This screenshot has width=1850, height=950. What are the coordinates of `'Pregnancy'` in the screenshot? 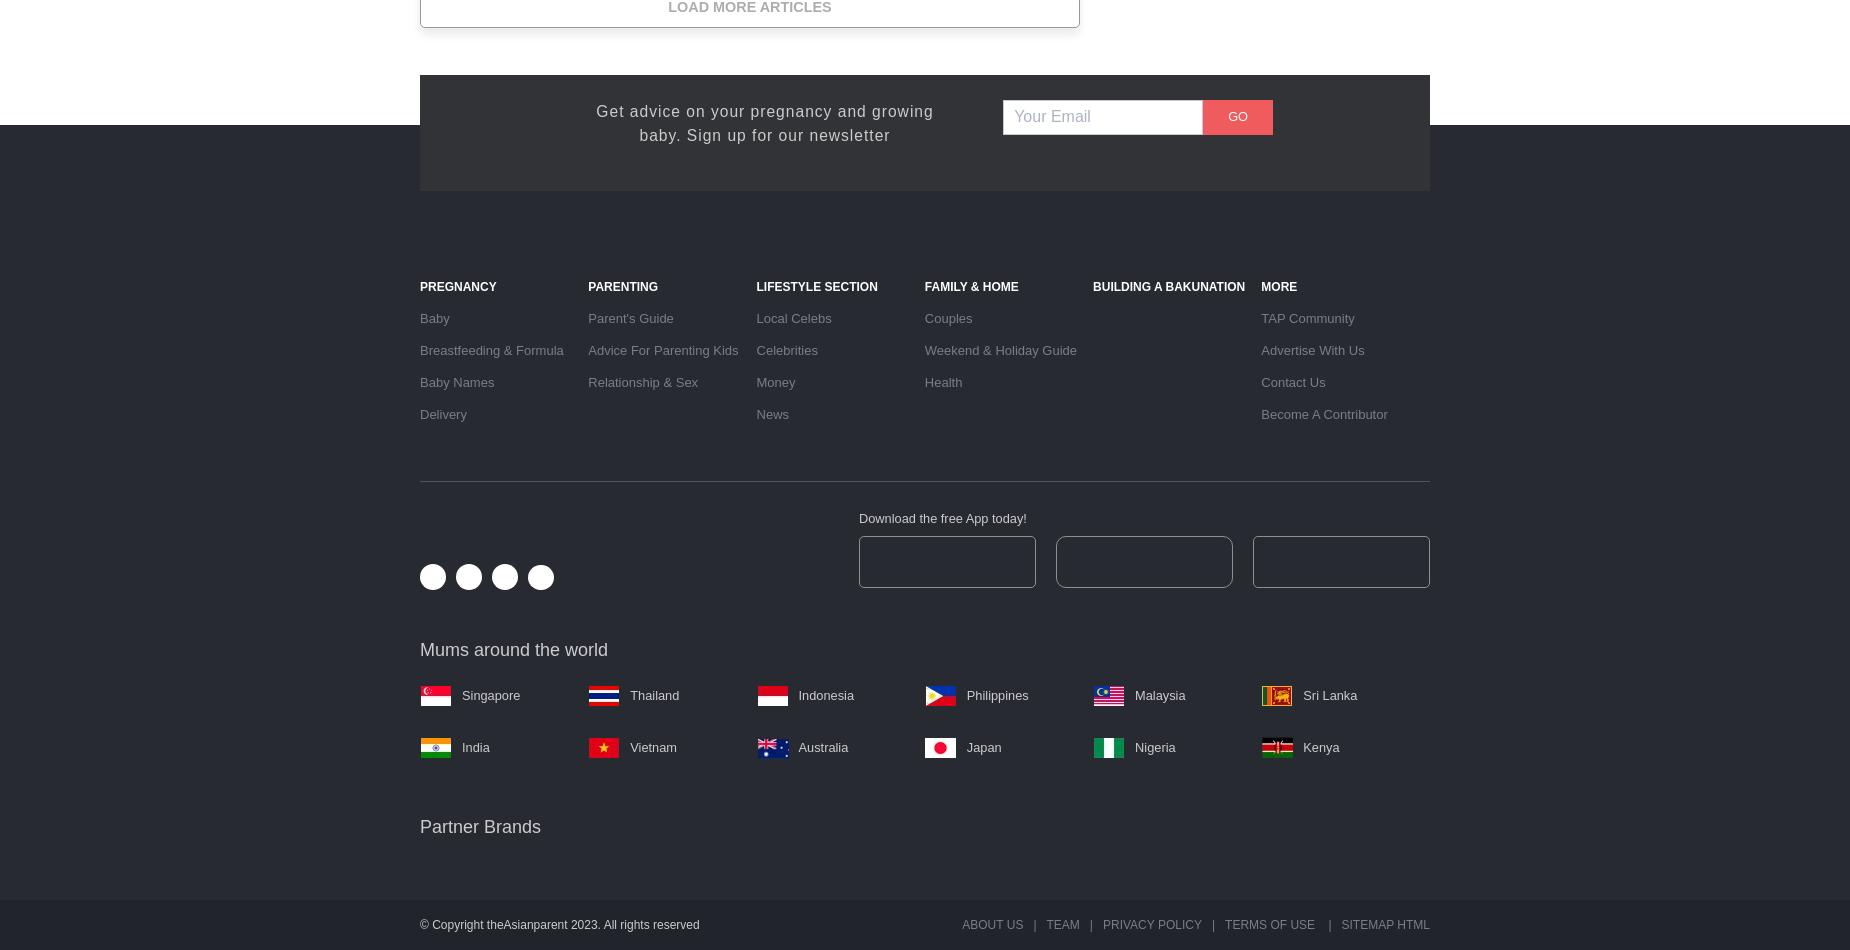 It's located at (457, 285).